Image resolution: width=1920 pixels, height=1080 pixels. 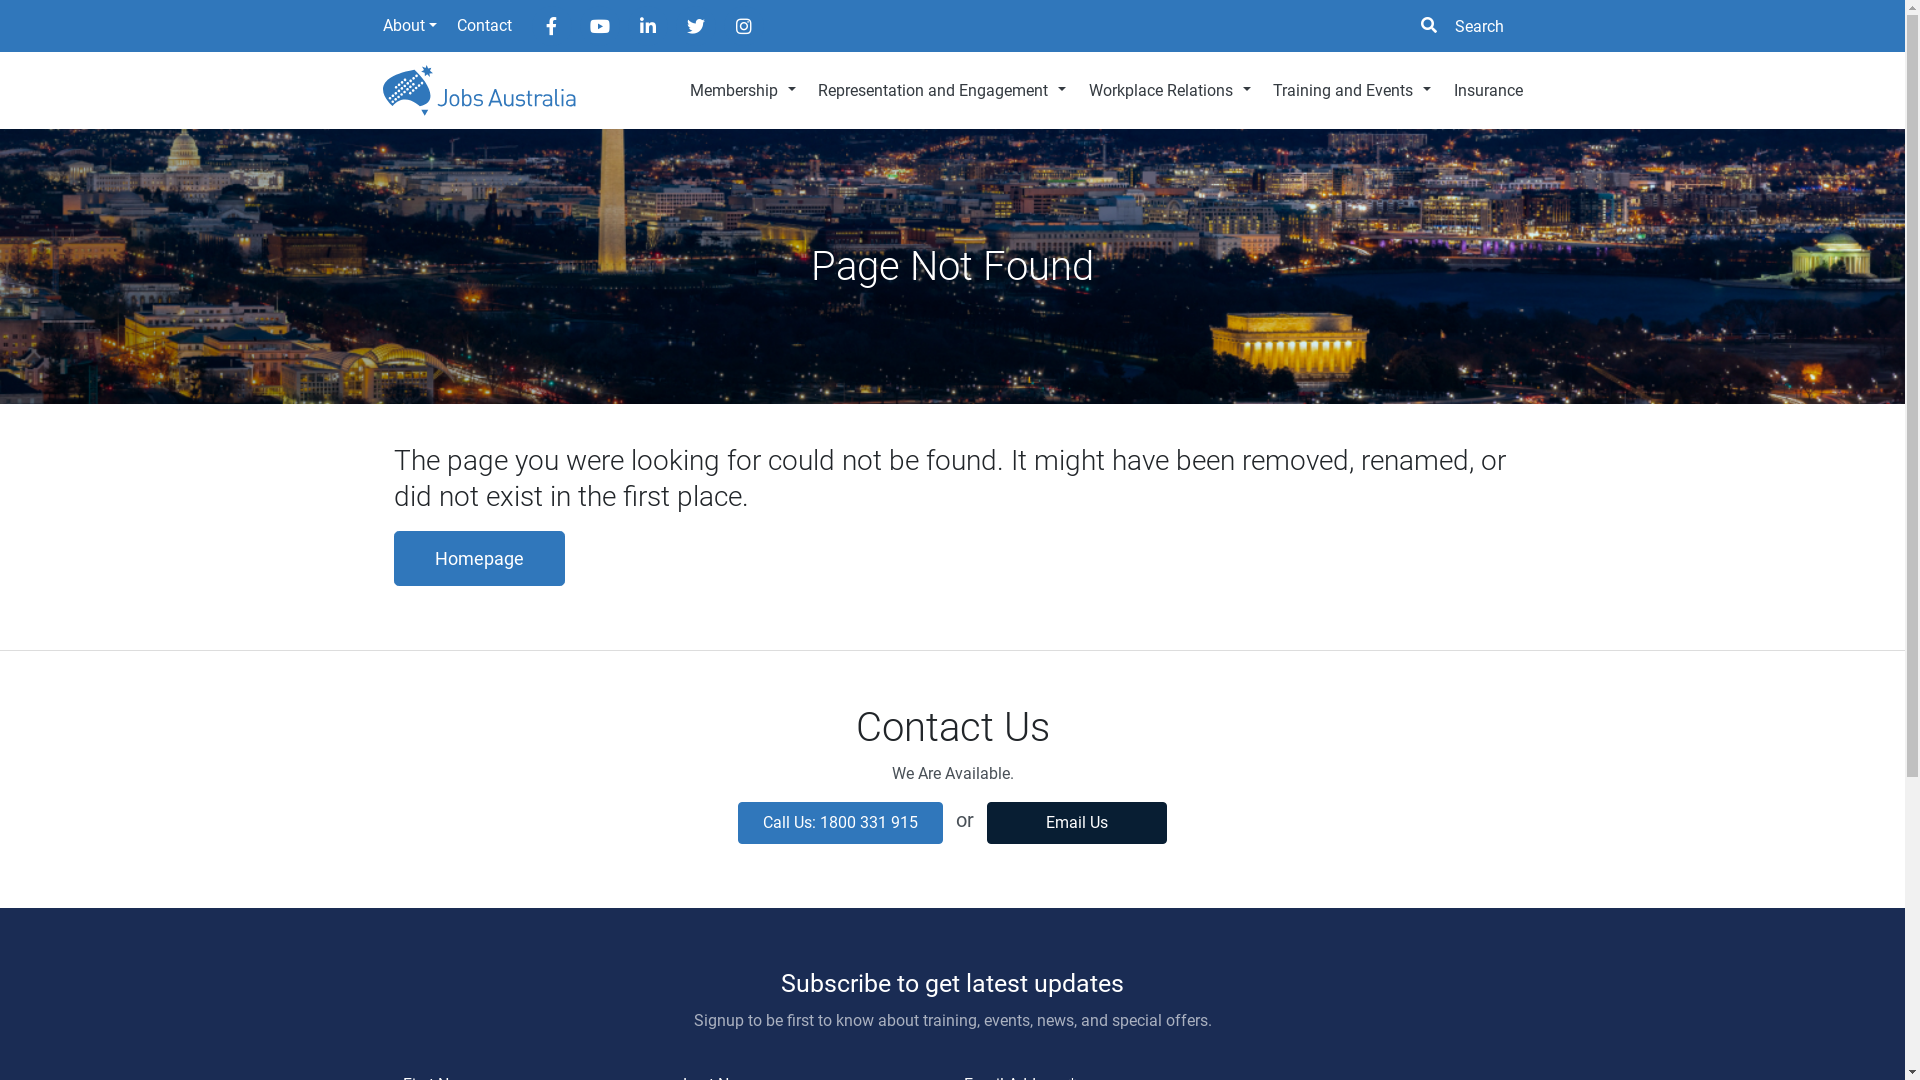 What do you see at coordinates (987, 822) in the screenshot?
I see `'Email Us'` at bounding box center [987, 822].